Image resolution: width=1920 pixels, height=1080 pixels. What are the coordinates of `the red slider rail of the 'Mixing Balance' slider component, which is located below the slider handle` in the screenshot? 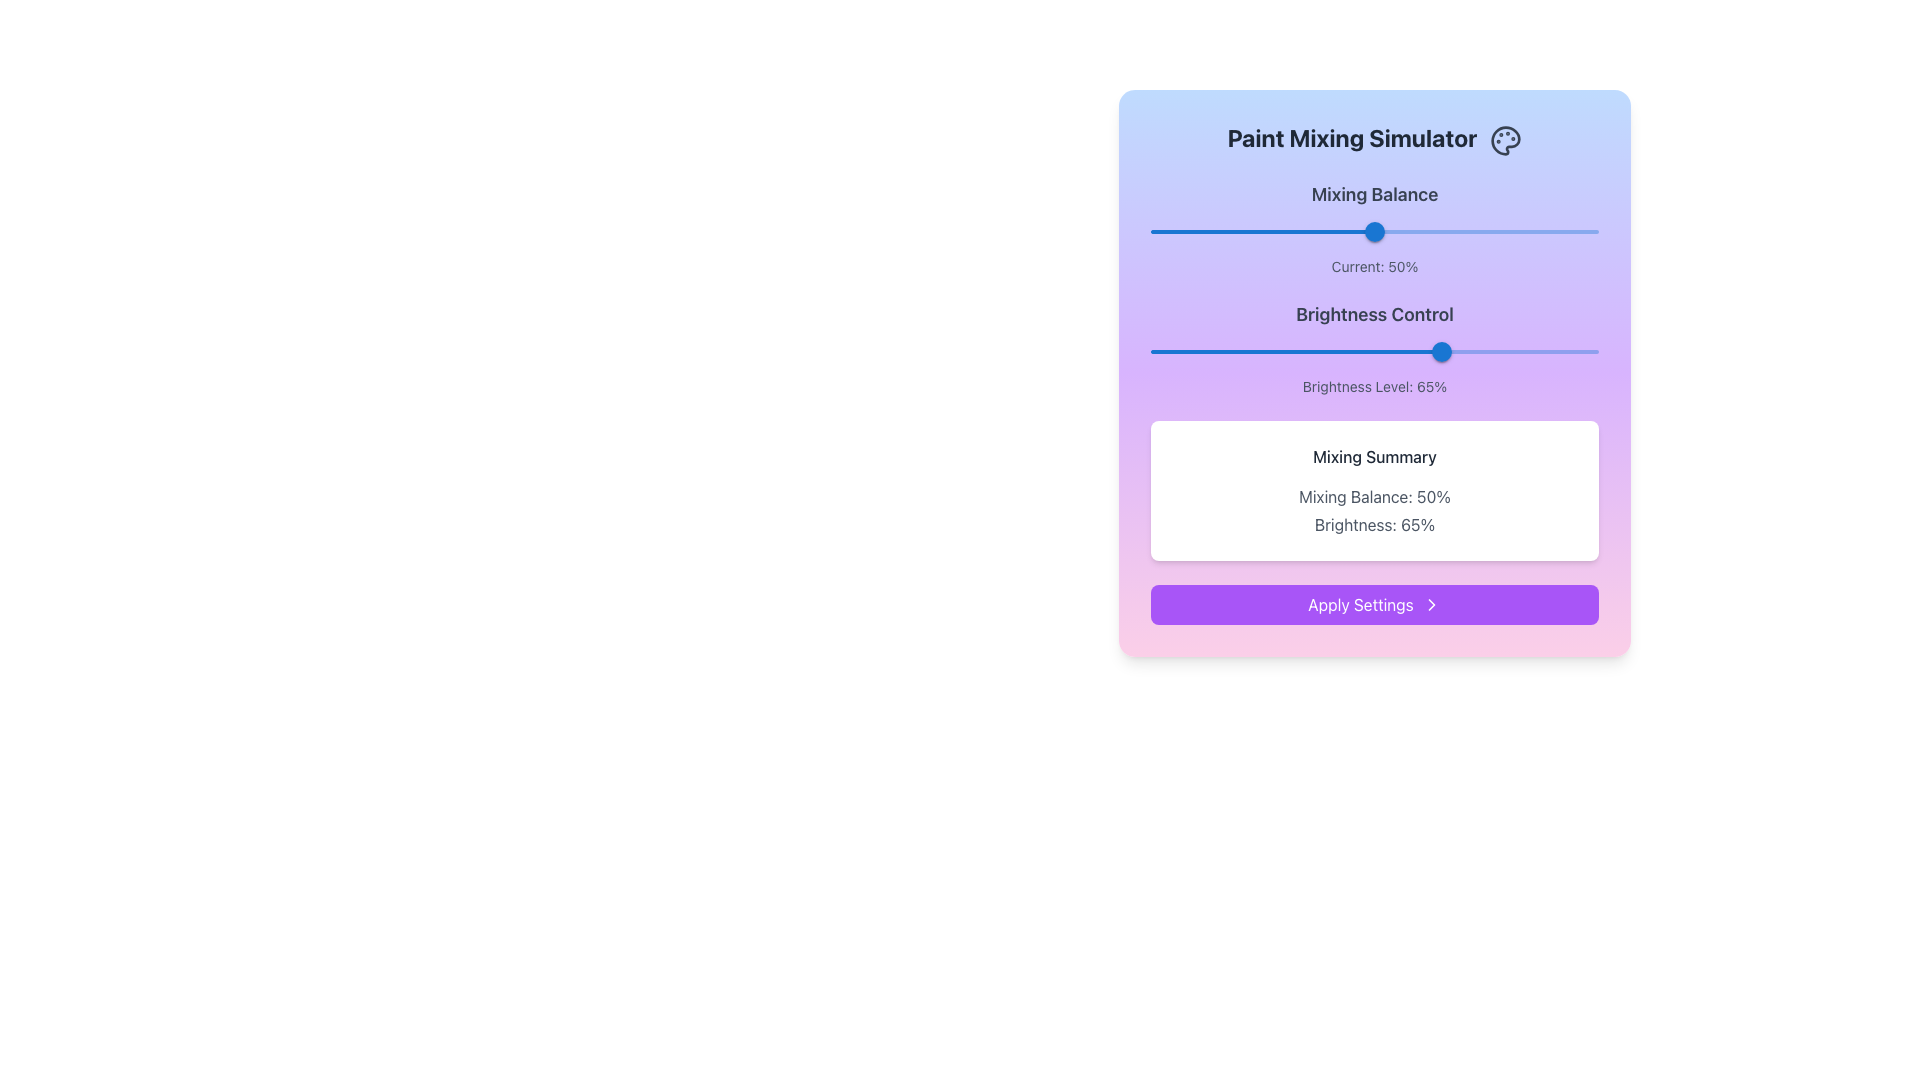 It's located at (1373, 230).